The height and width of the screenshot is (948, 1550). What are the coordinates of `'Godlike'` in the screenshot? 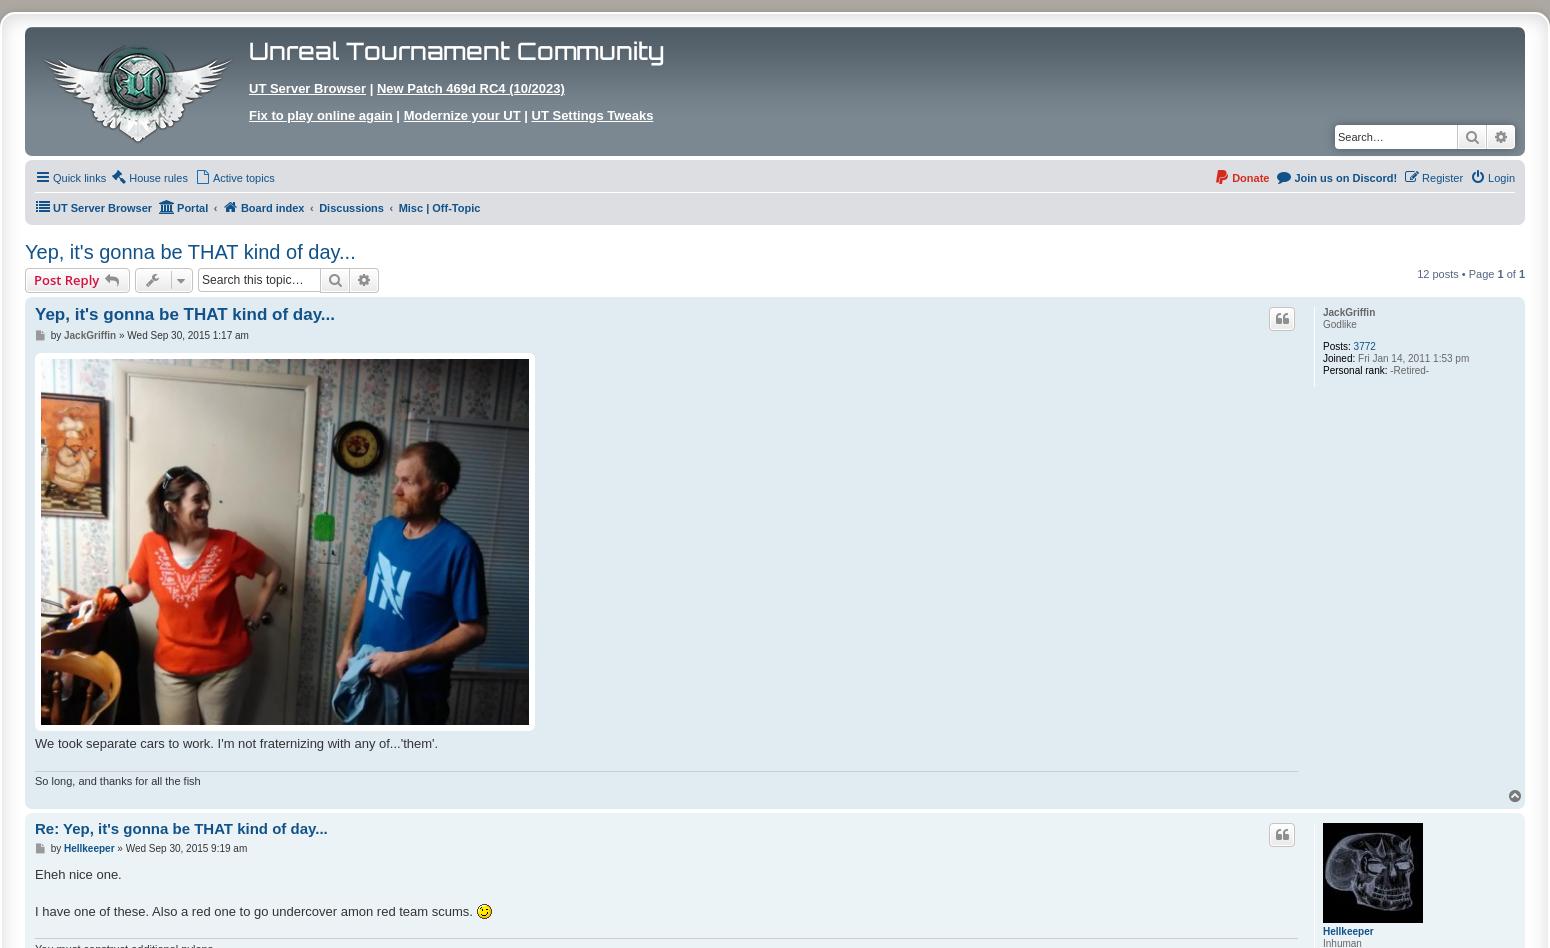 It's located at (1339, 323).